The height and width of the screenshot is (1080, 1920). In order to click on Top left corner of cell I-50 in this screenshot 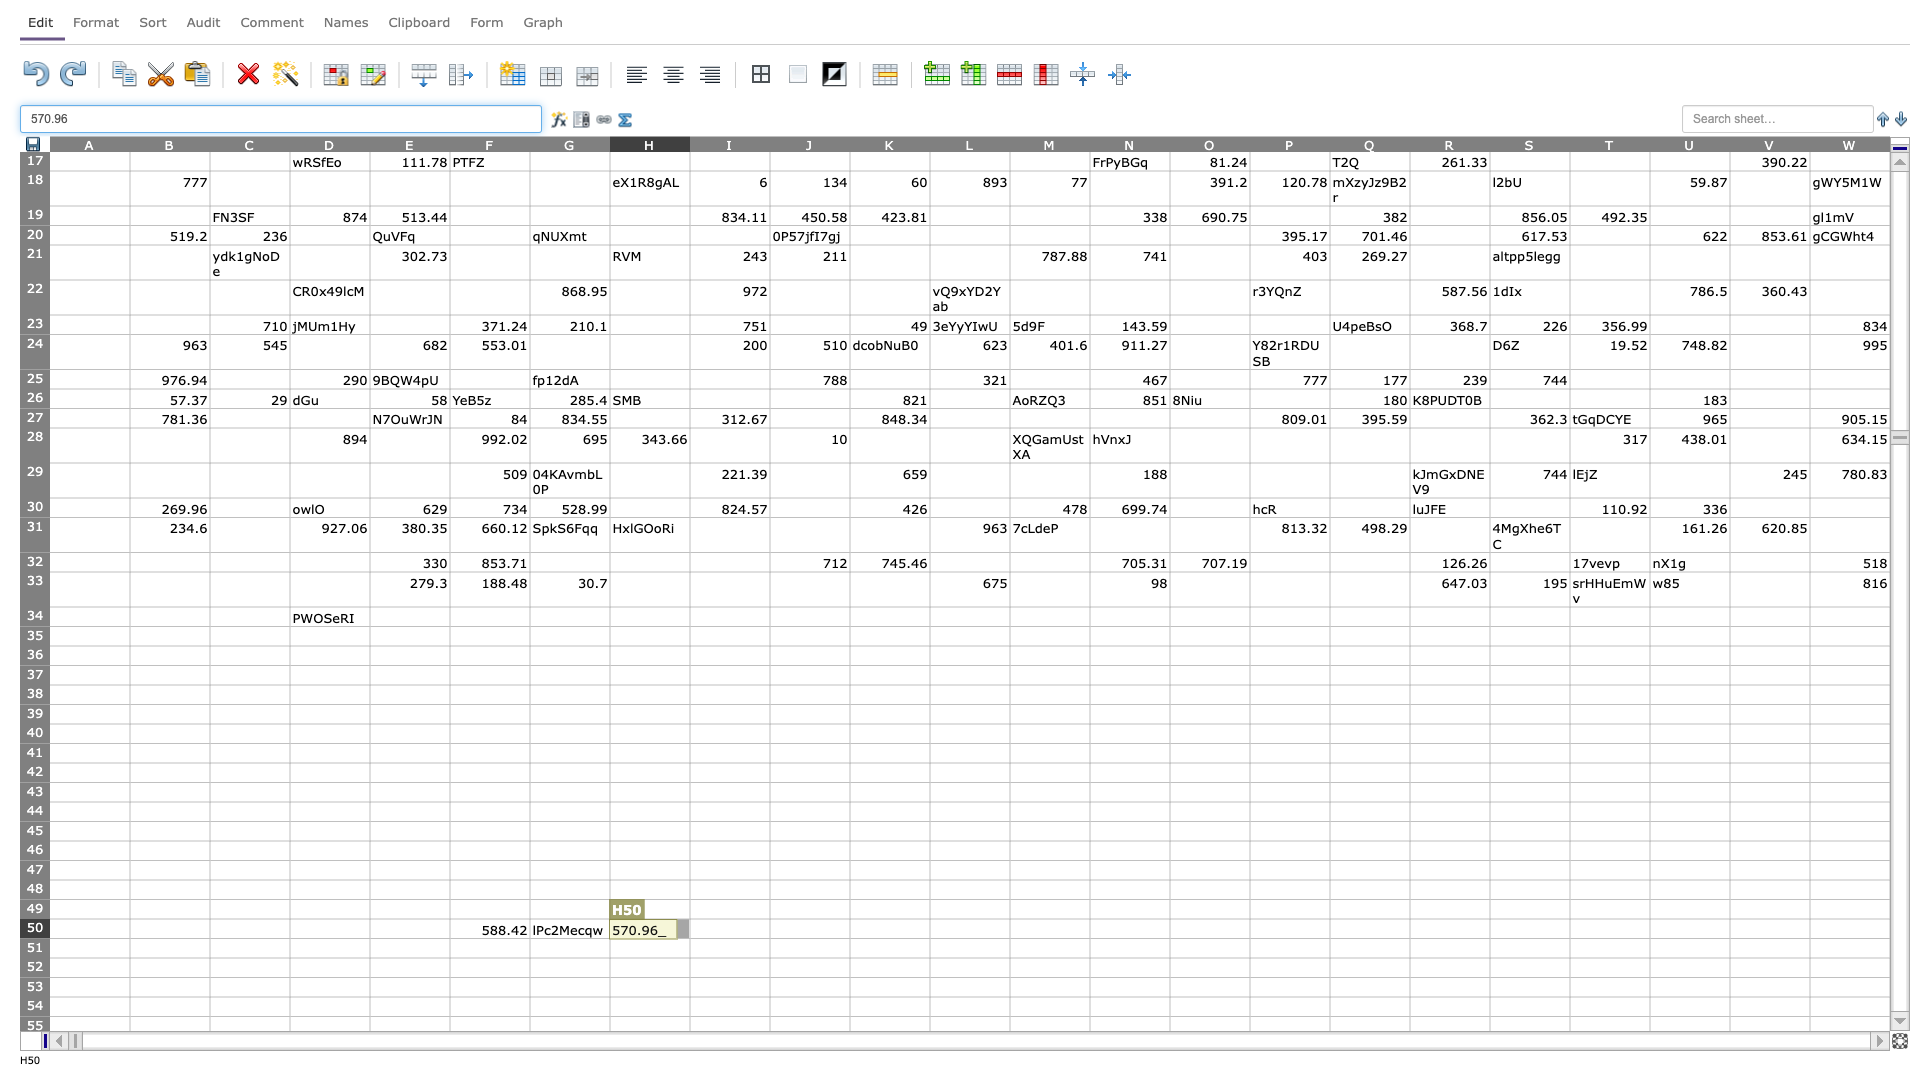, I will do `click(690, 918)`.